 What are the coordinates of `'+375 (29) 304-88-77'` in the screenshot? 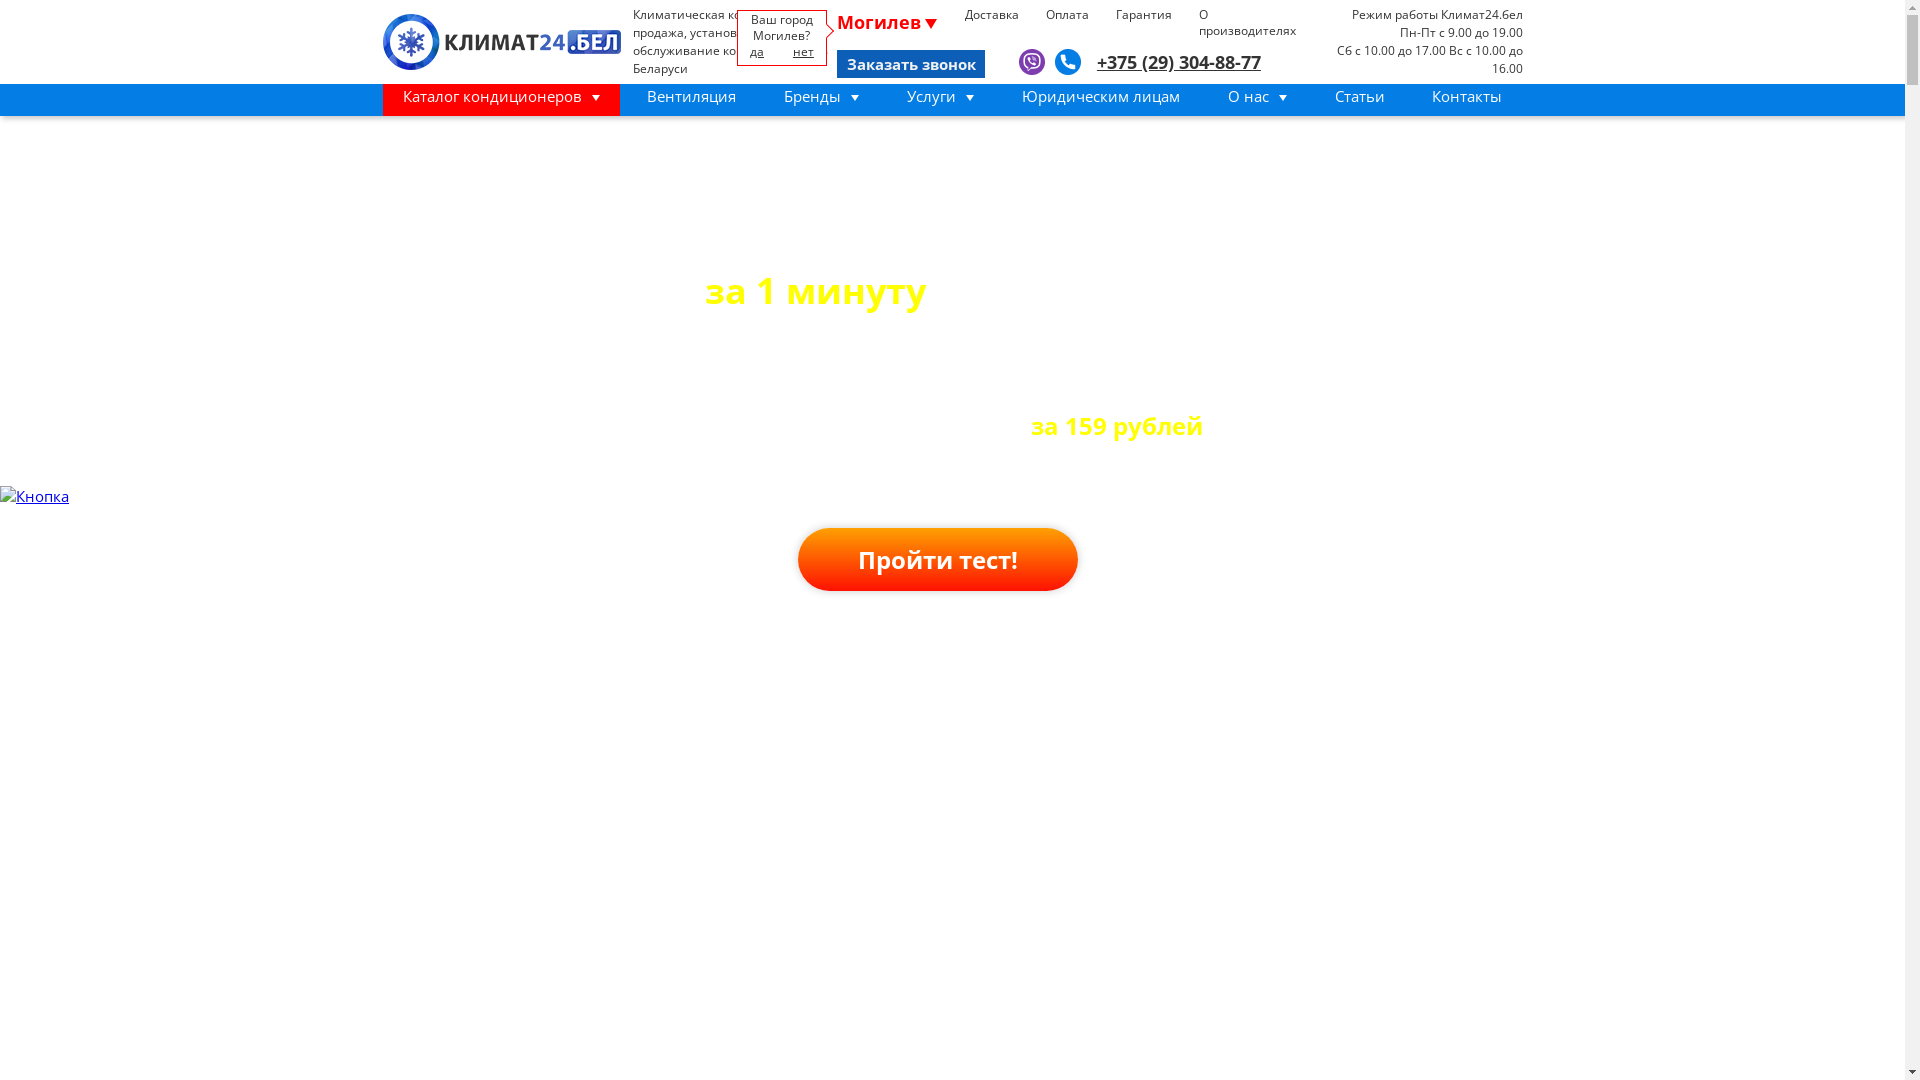 It's located at (1179, 61).